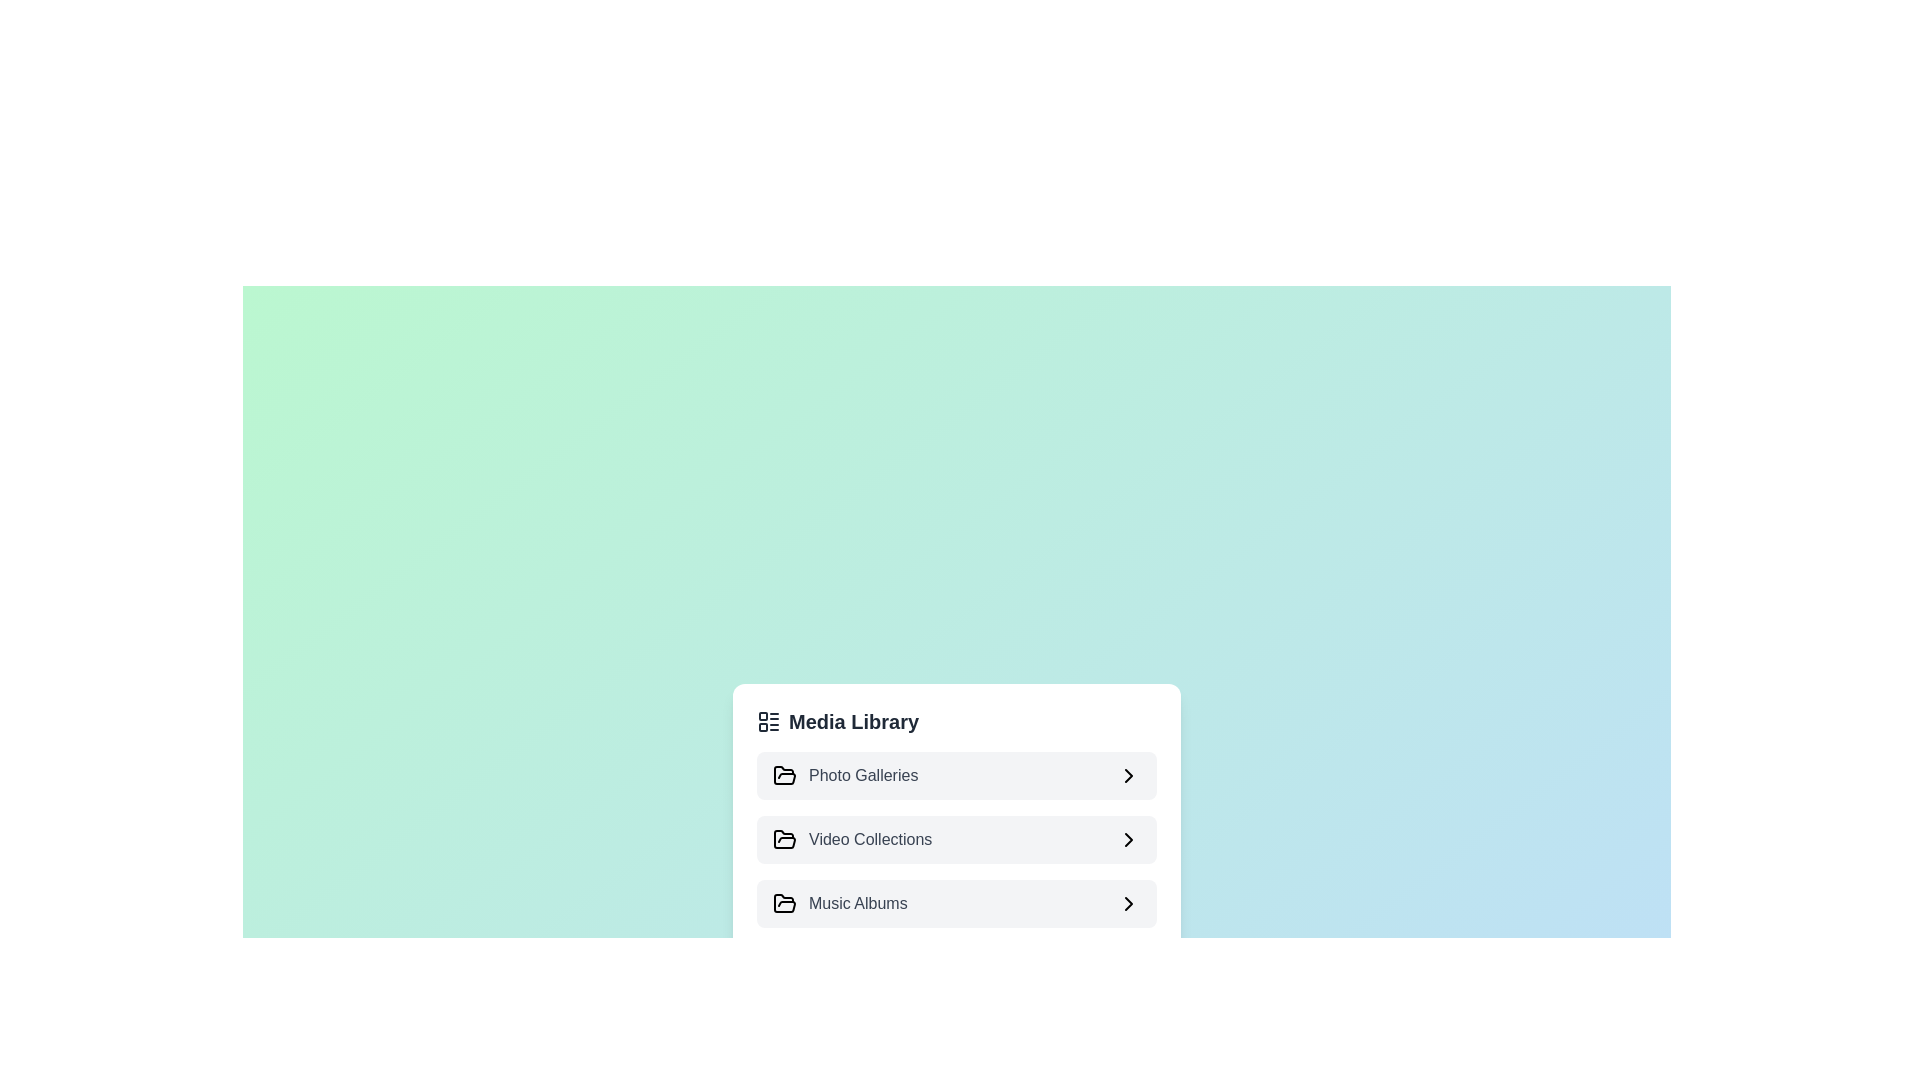  Describe the element at coordinates (1128, 840) in the screenshot. I see `icon next to the category title Video Collections` at that location.